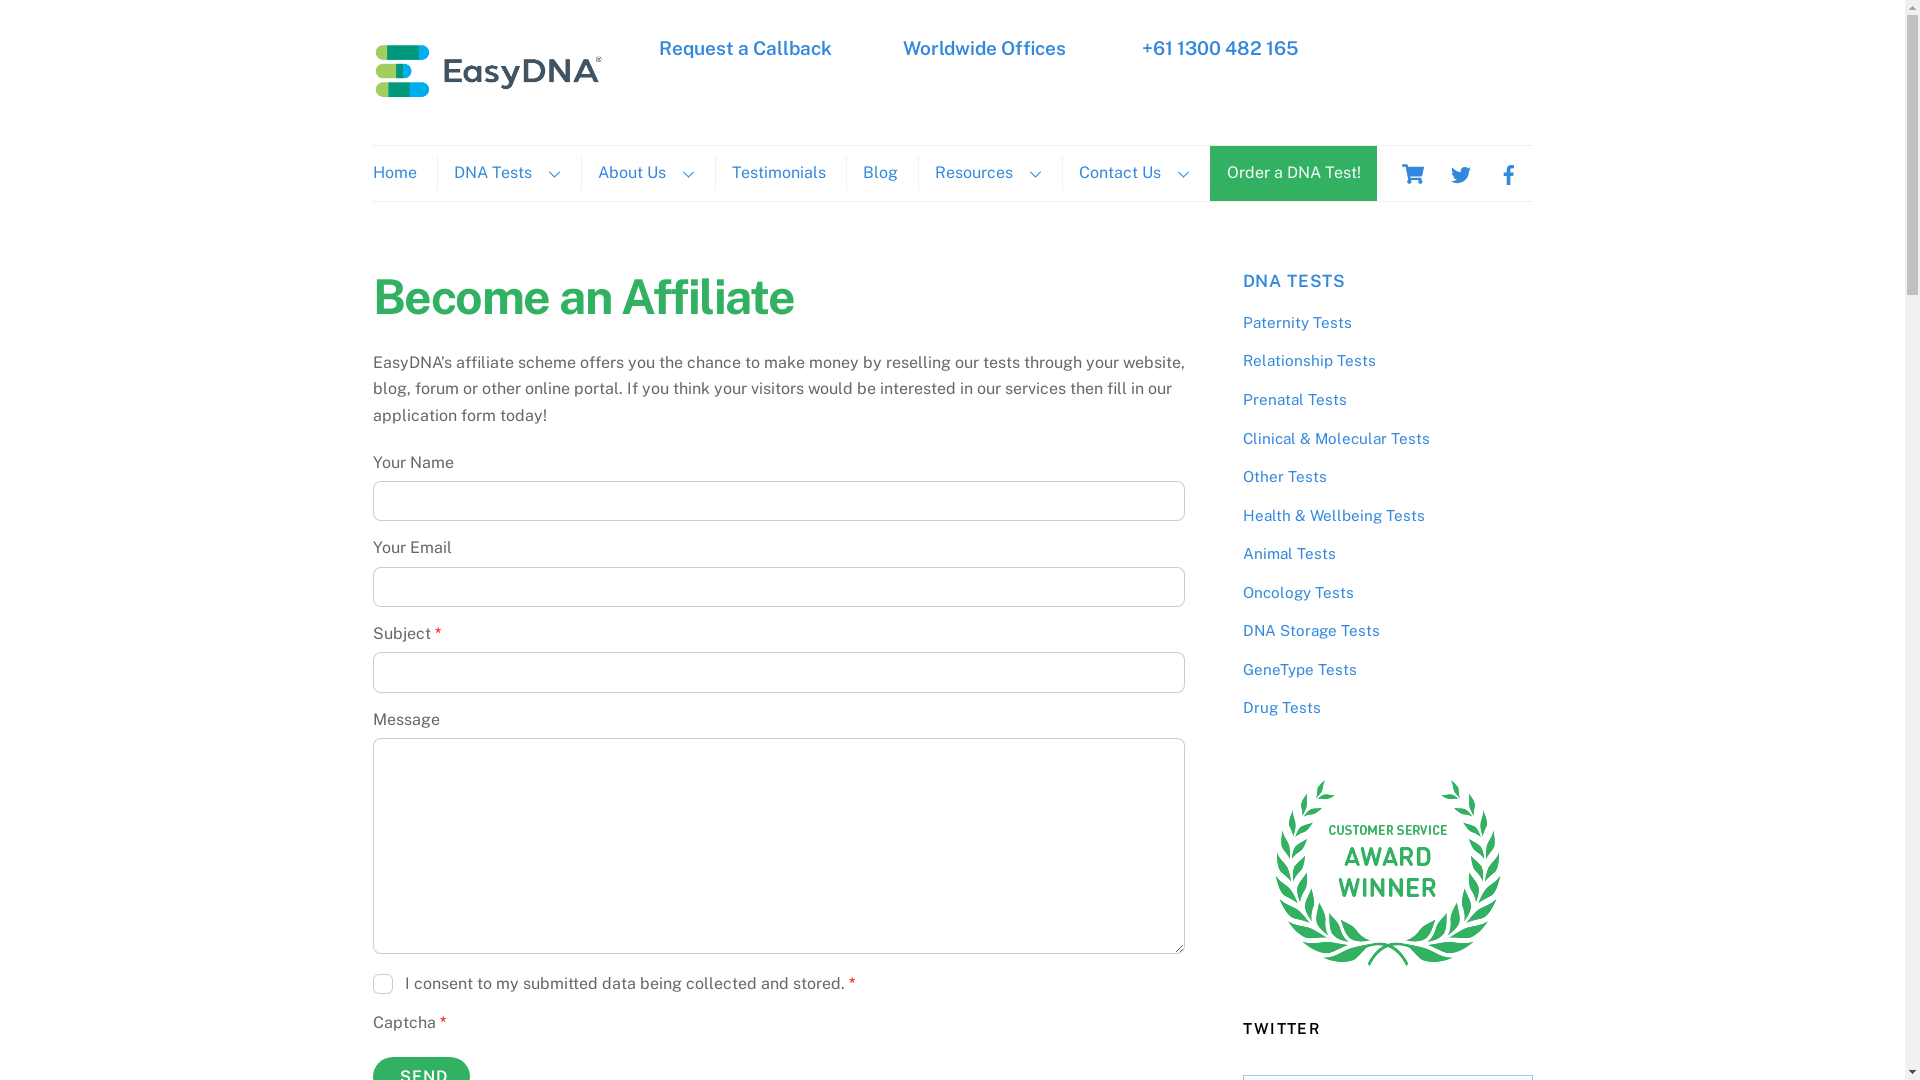  What do you see at coordinates (1310, 630) in the screenshot?
I see `'DNA Storage Tests'` at bounding box center [1310, 630].